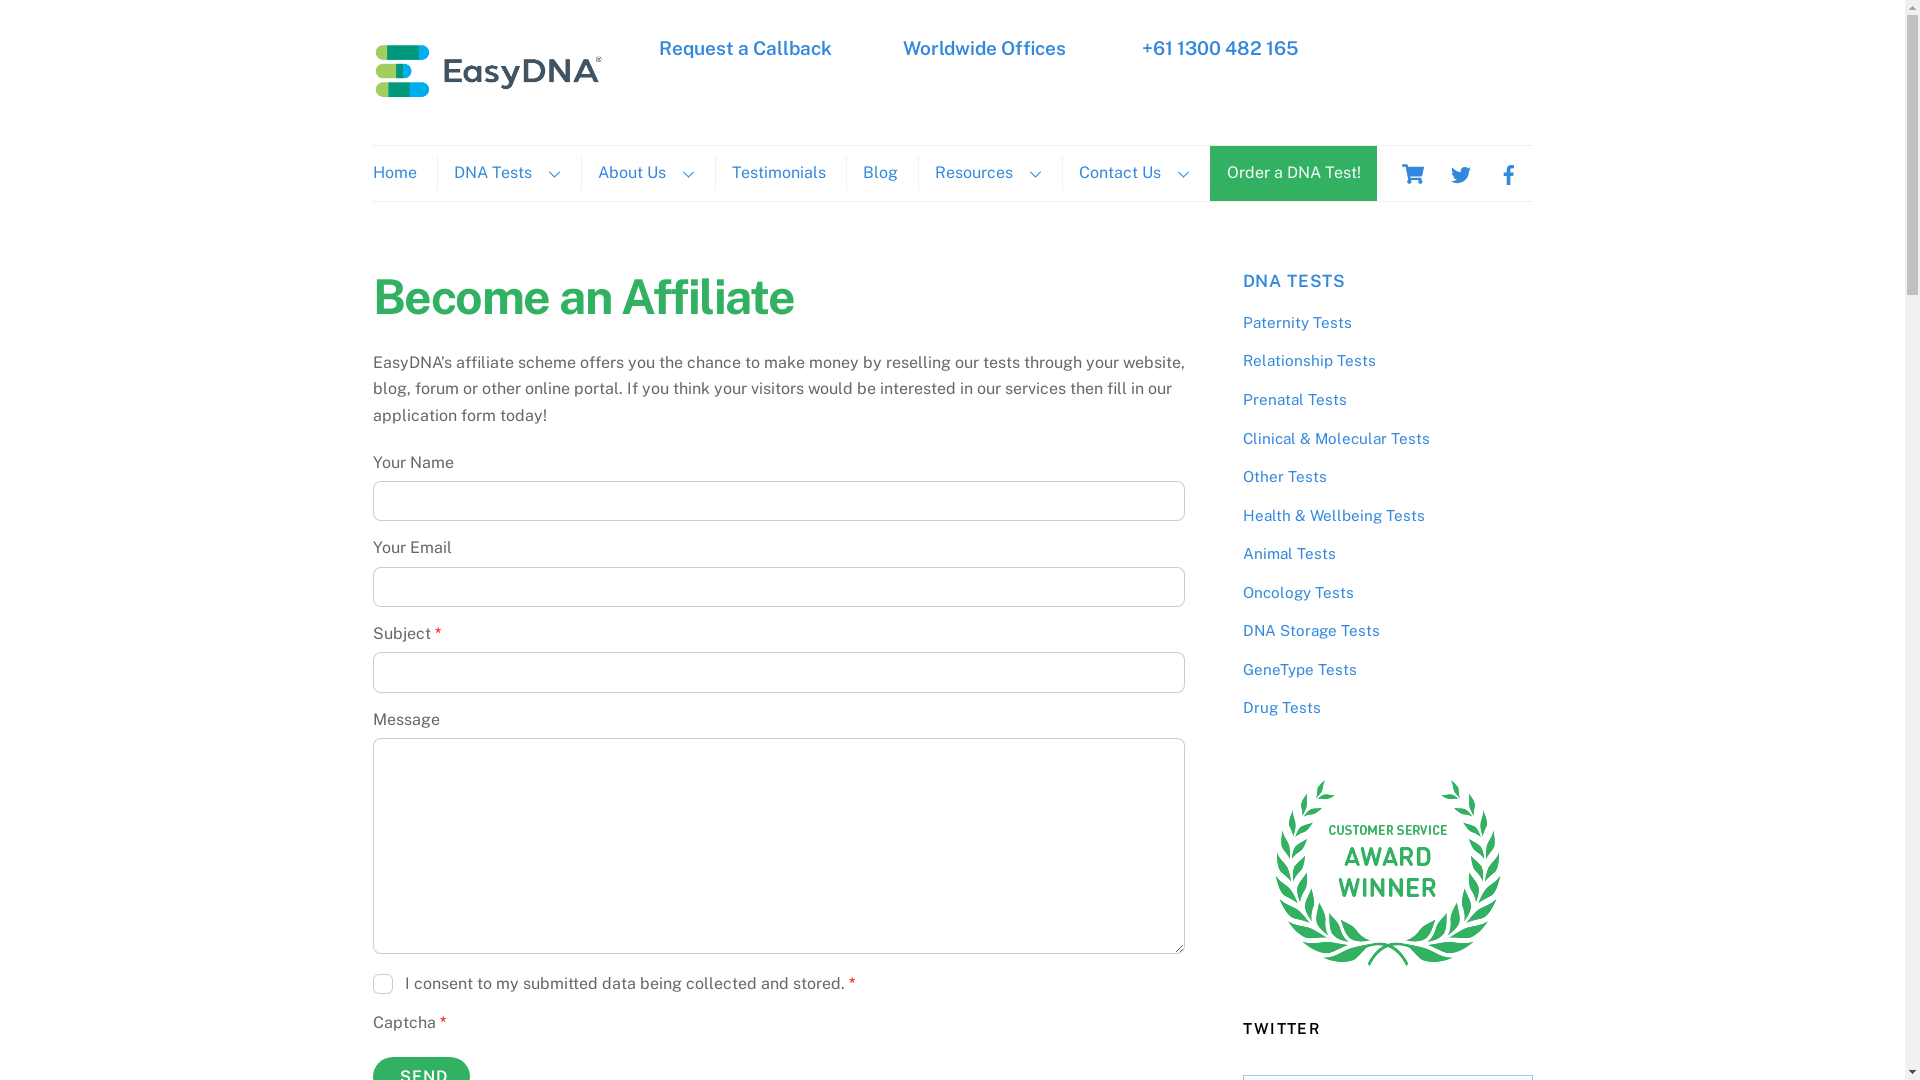  What do you see at coordinates (1310, 630) in the screenshot?
I see `'DNA Storage Tests'` at bounding box center [1310, 630].